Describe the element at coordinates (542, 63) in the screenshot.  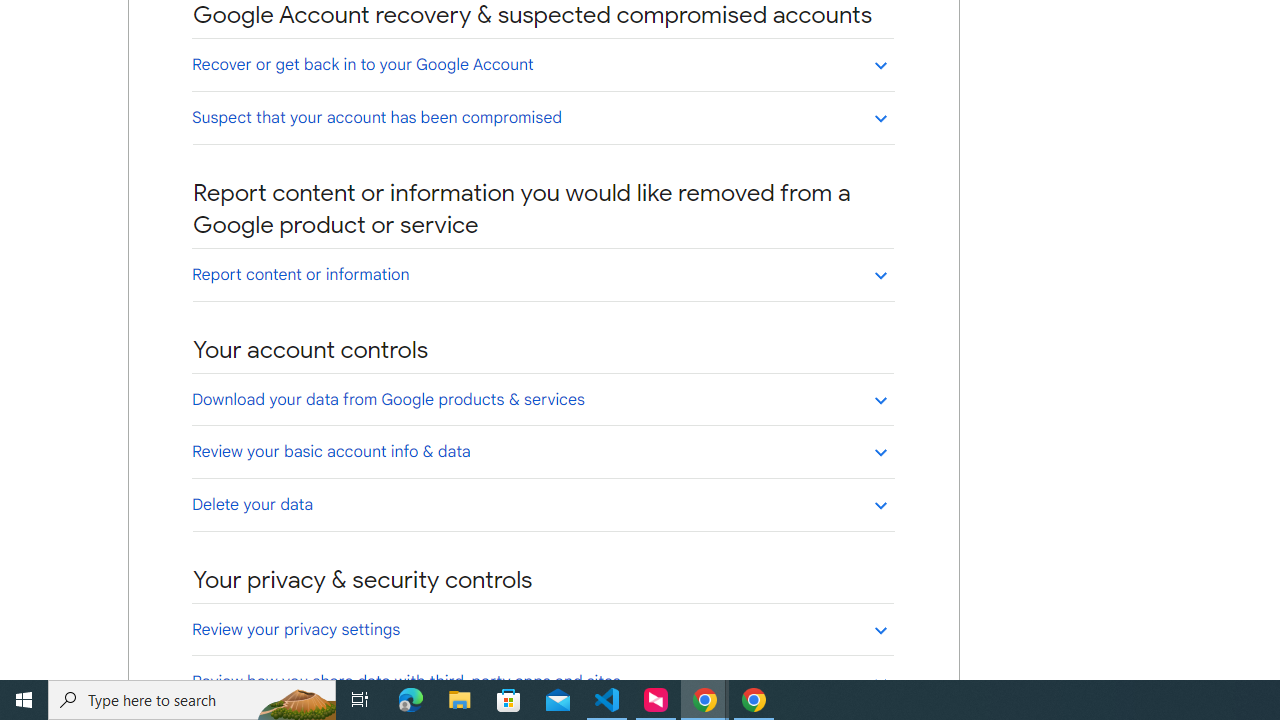
I see `'Recover or get back in to your Google Account'` at that location.